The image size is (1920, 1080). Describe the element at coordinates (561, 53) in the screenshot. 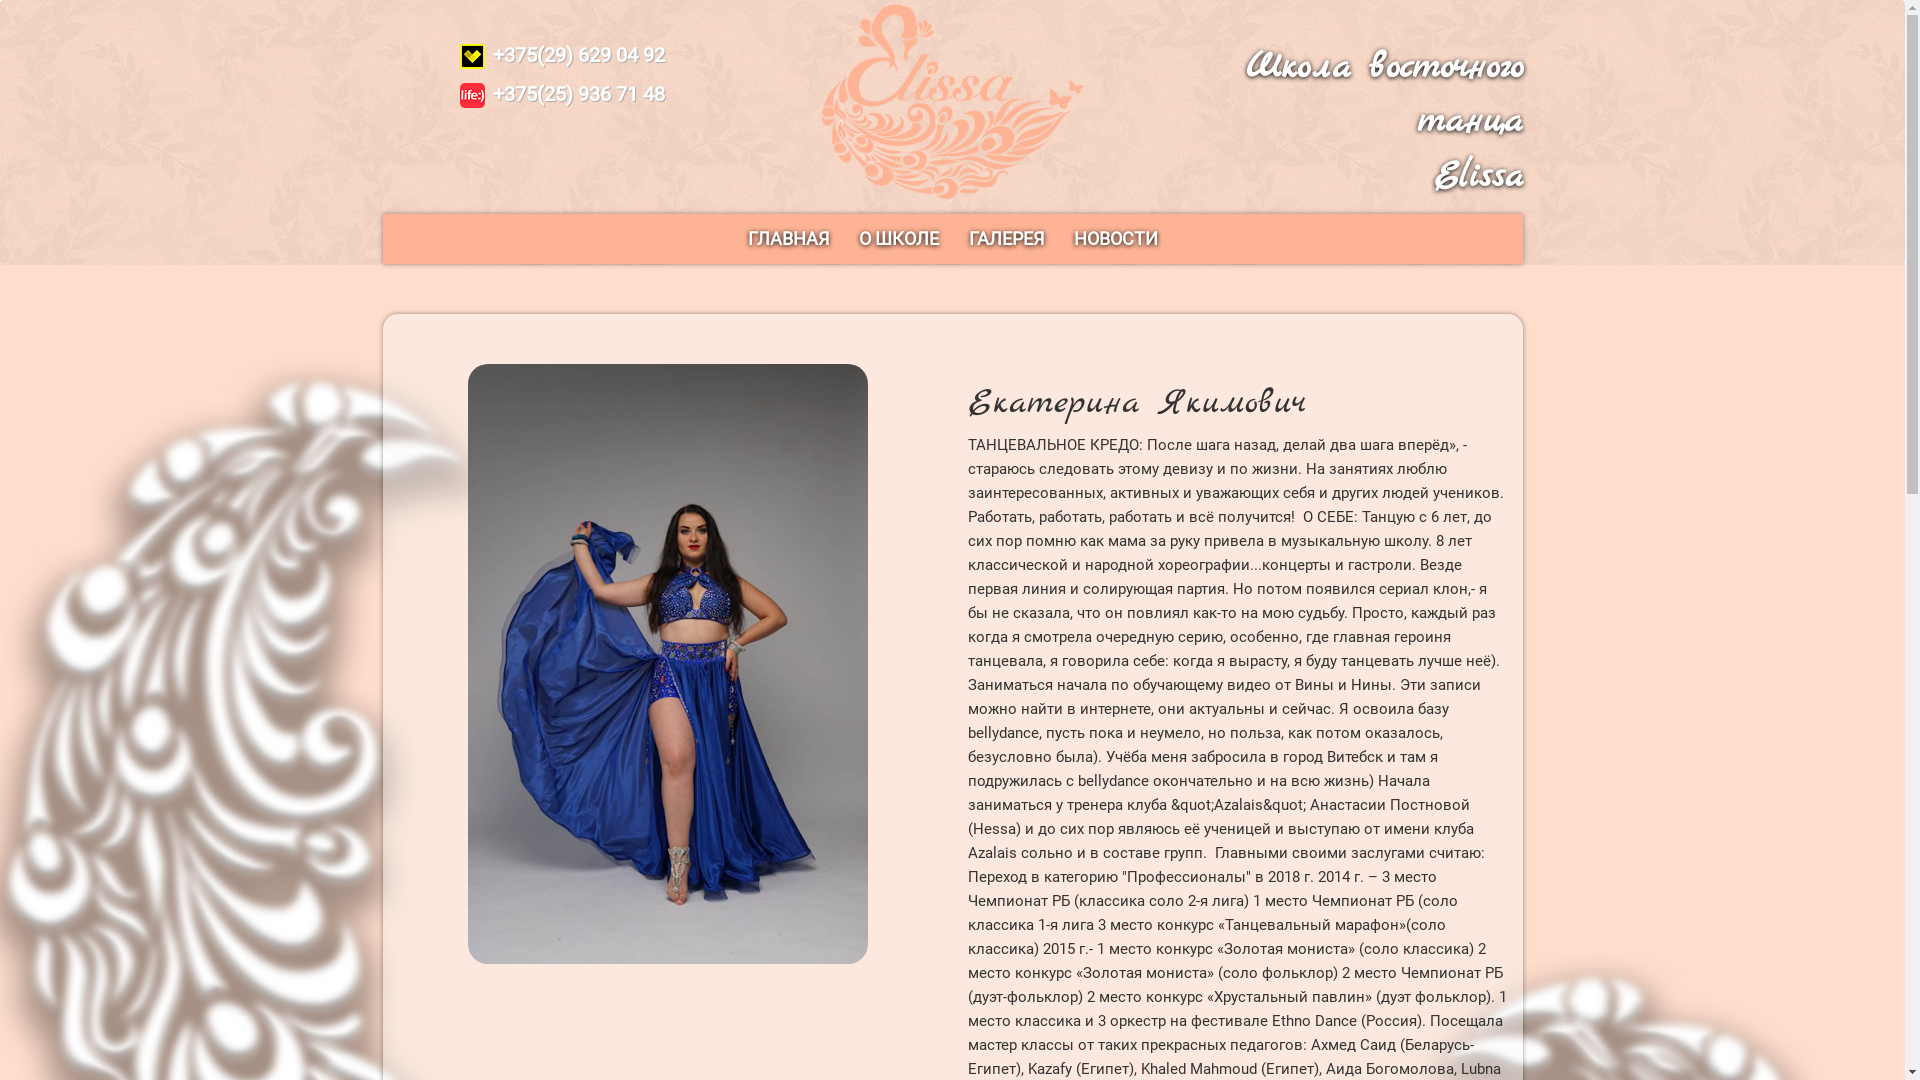

I see `'+375(29) 629 04 92'` at that location.